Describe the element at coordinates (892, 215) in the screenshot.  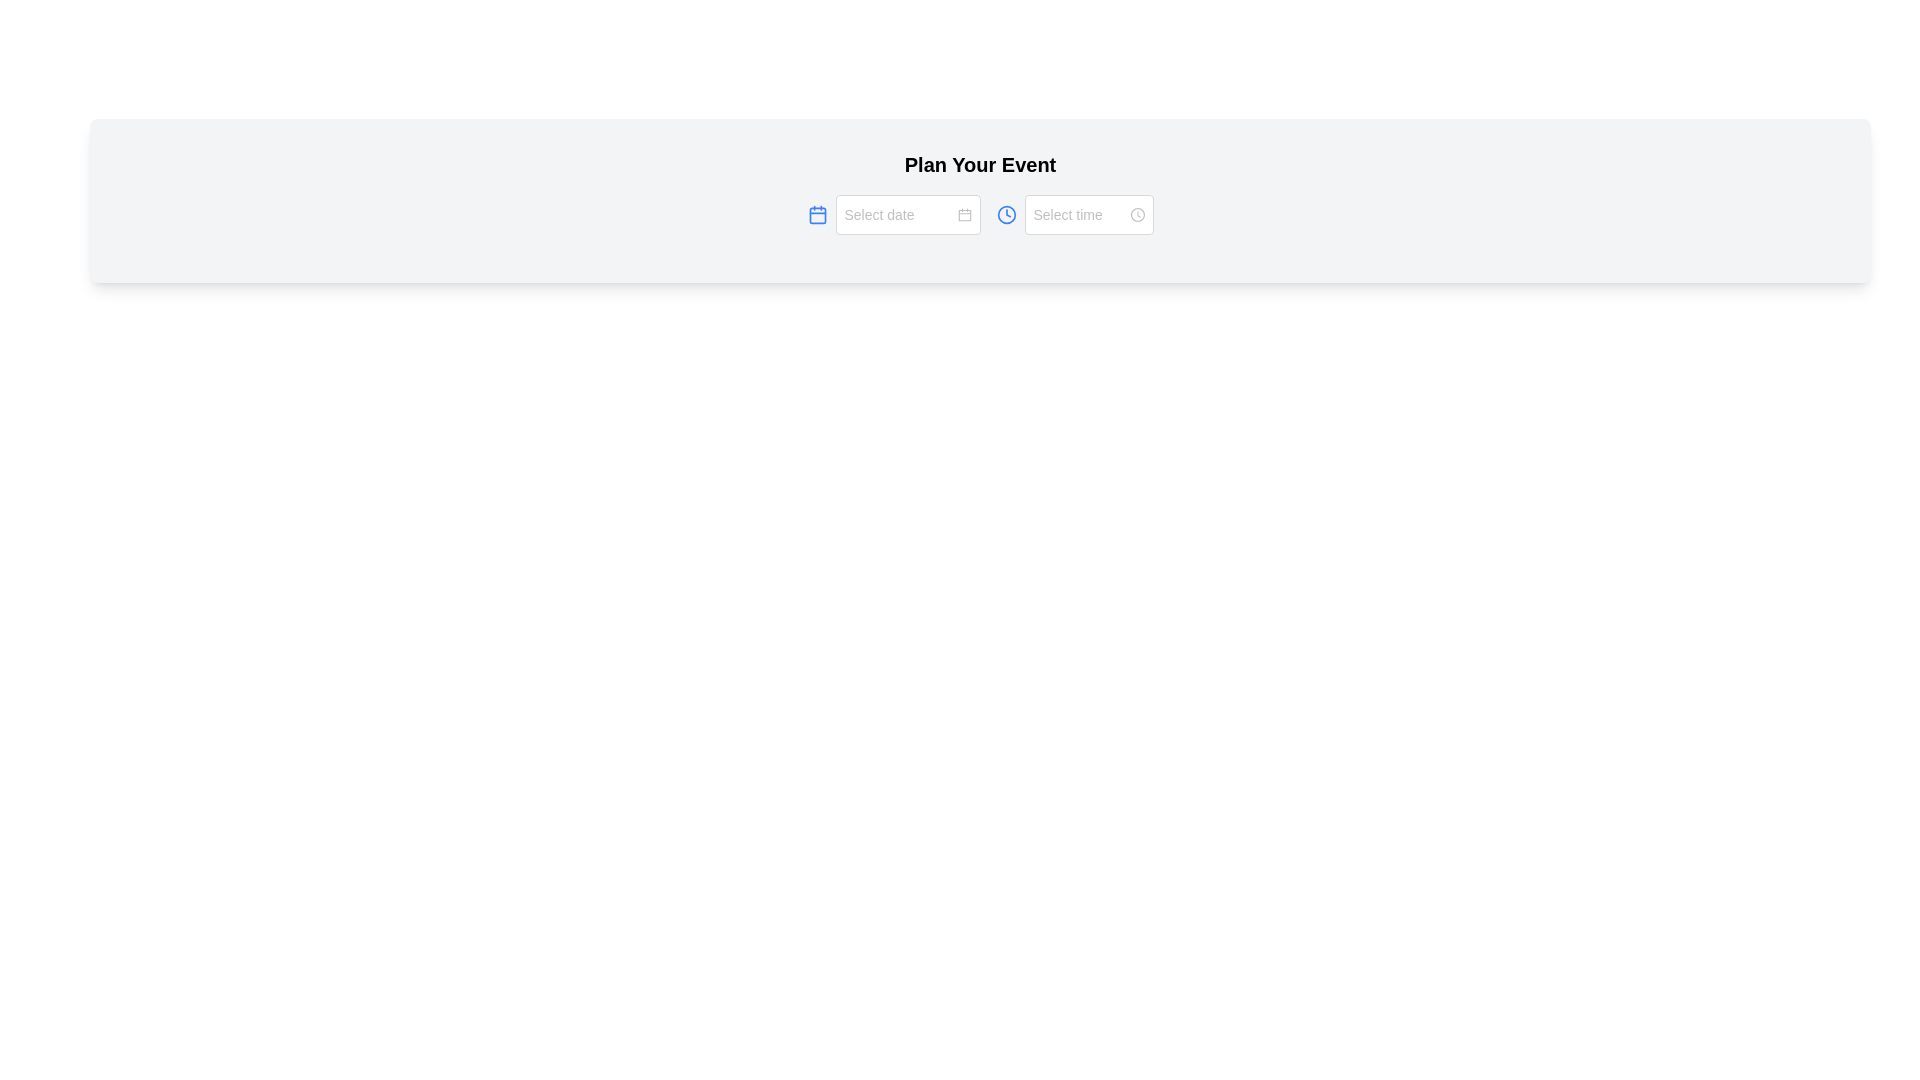
I see `the Date Picker Input located on the left side of the horizontal arrangement, which features a text input with the placeholder 'Select date'` at that location.